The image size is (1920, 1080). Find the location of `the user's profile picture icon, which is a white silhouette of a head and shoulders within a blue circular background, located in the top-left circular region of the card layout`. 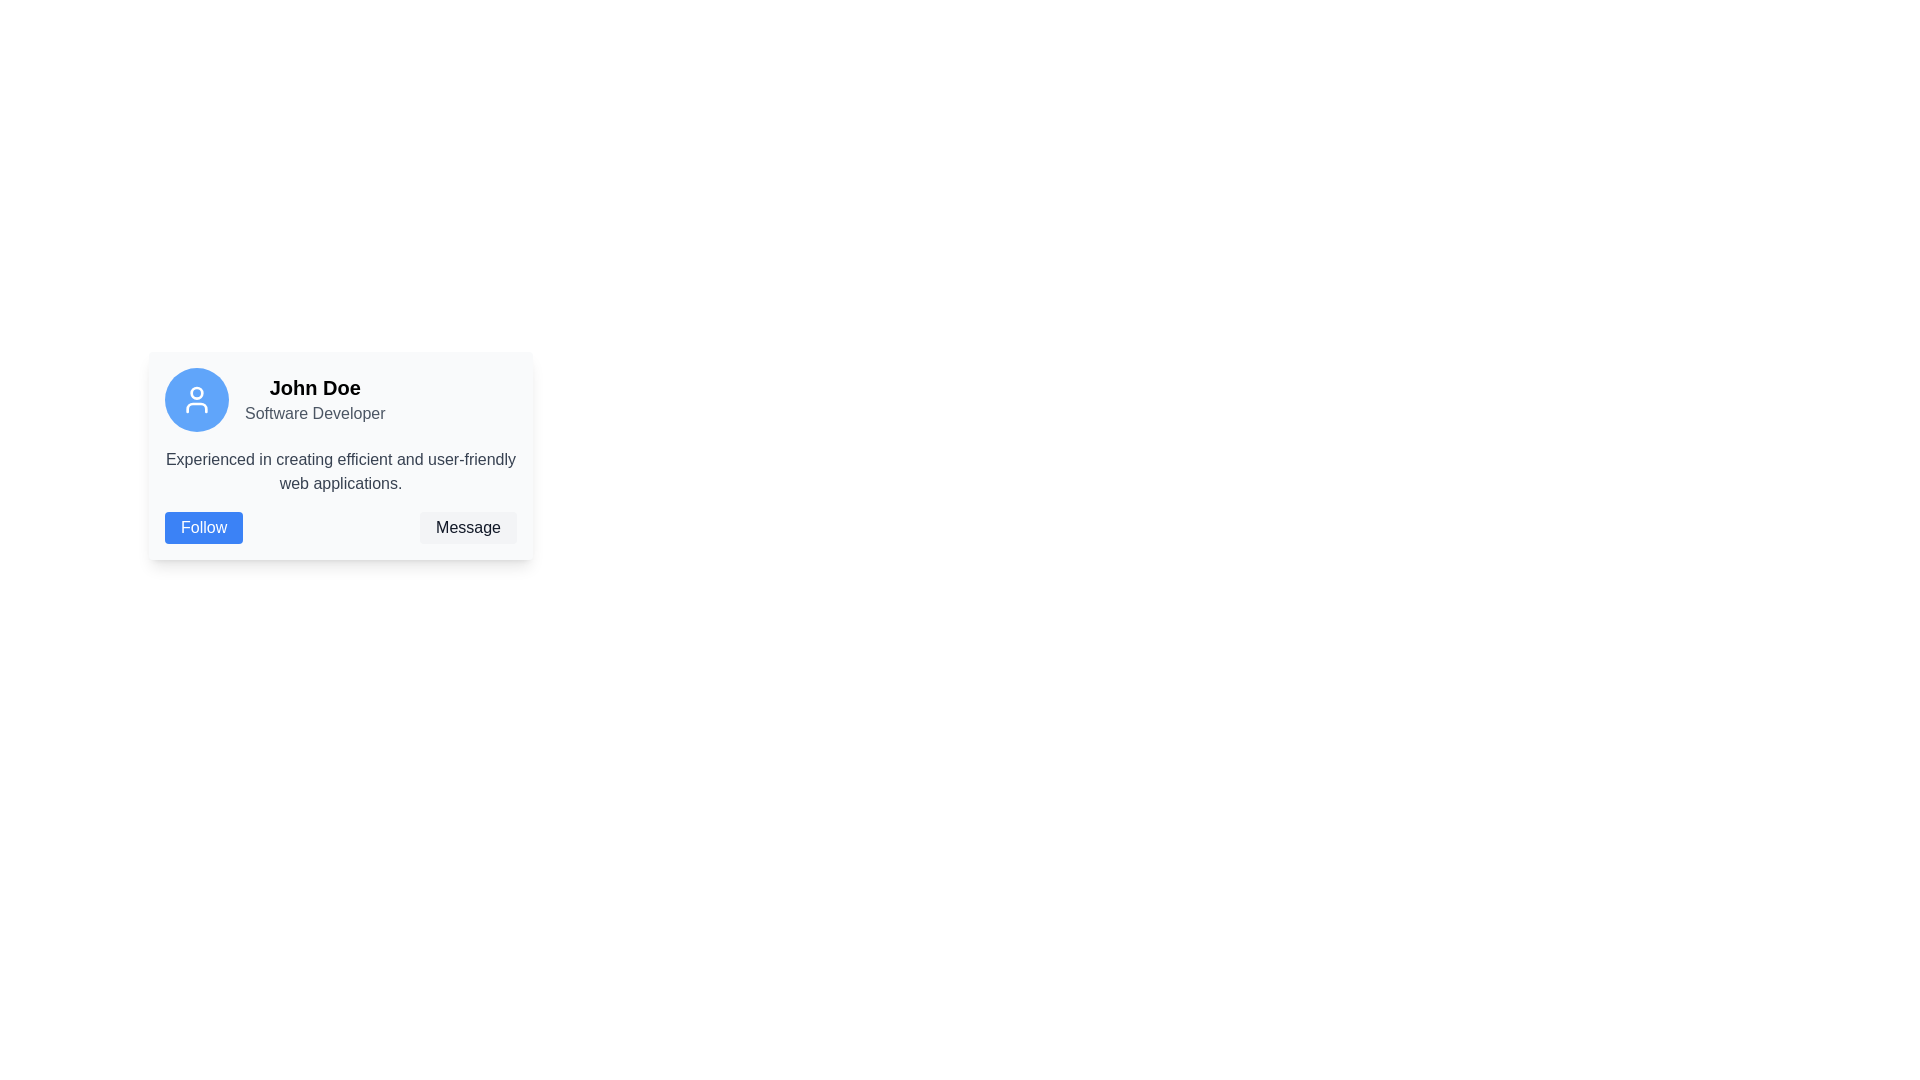

the user's profile picture icon, which is a white silhouette of a head and shoulders within a blue circular background, located in the top-left circular region of the card layout is located at coordinates (196, 400).